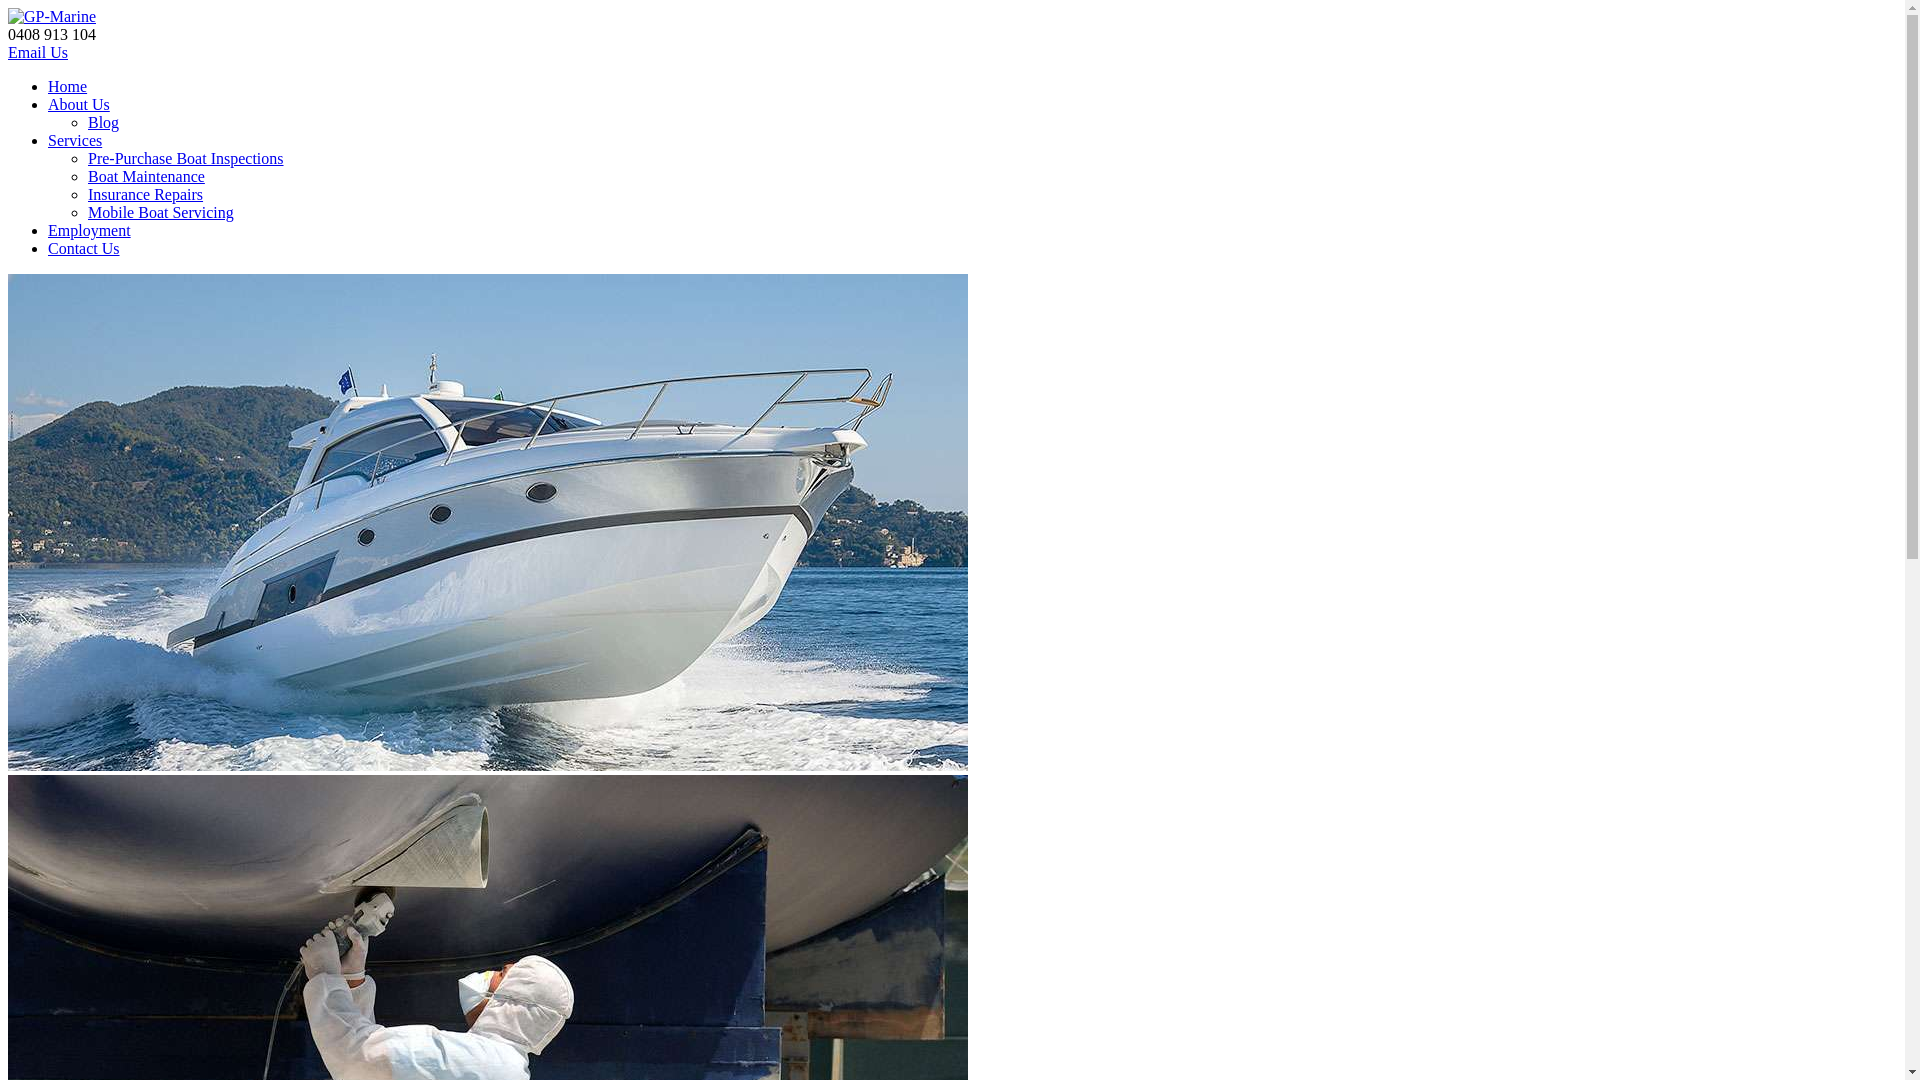 Image resolution: width=1920 pixels, height=1080 pixels. What do you see at coordinates (88, 229) in the screenshot?
I see `'Employment'` at bounding box center [88, 229].